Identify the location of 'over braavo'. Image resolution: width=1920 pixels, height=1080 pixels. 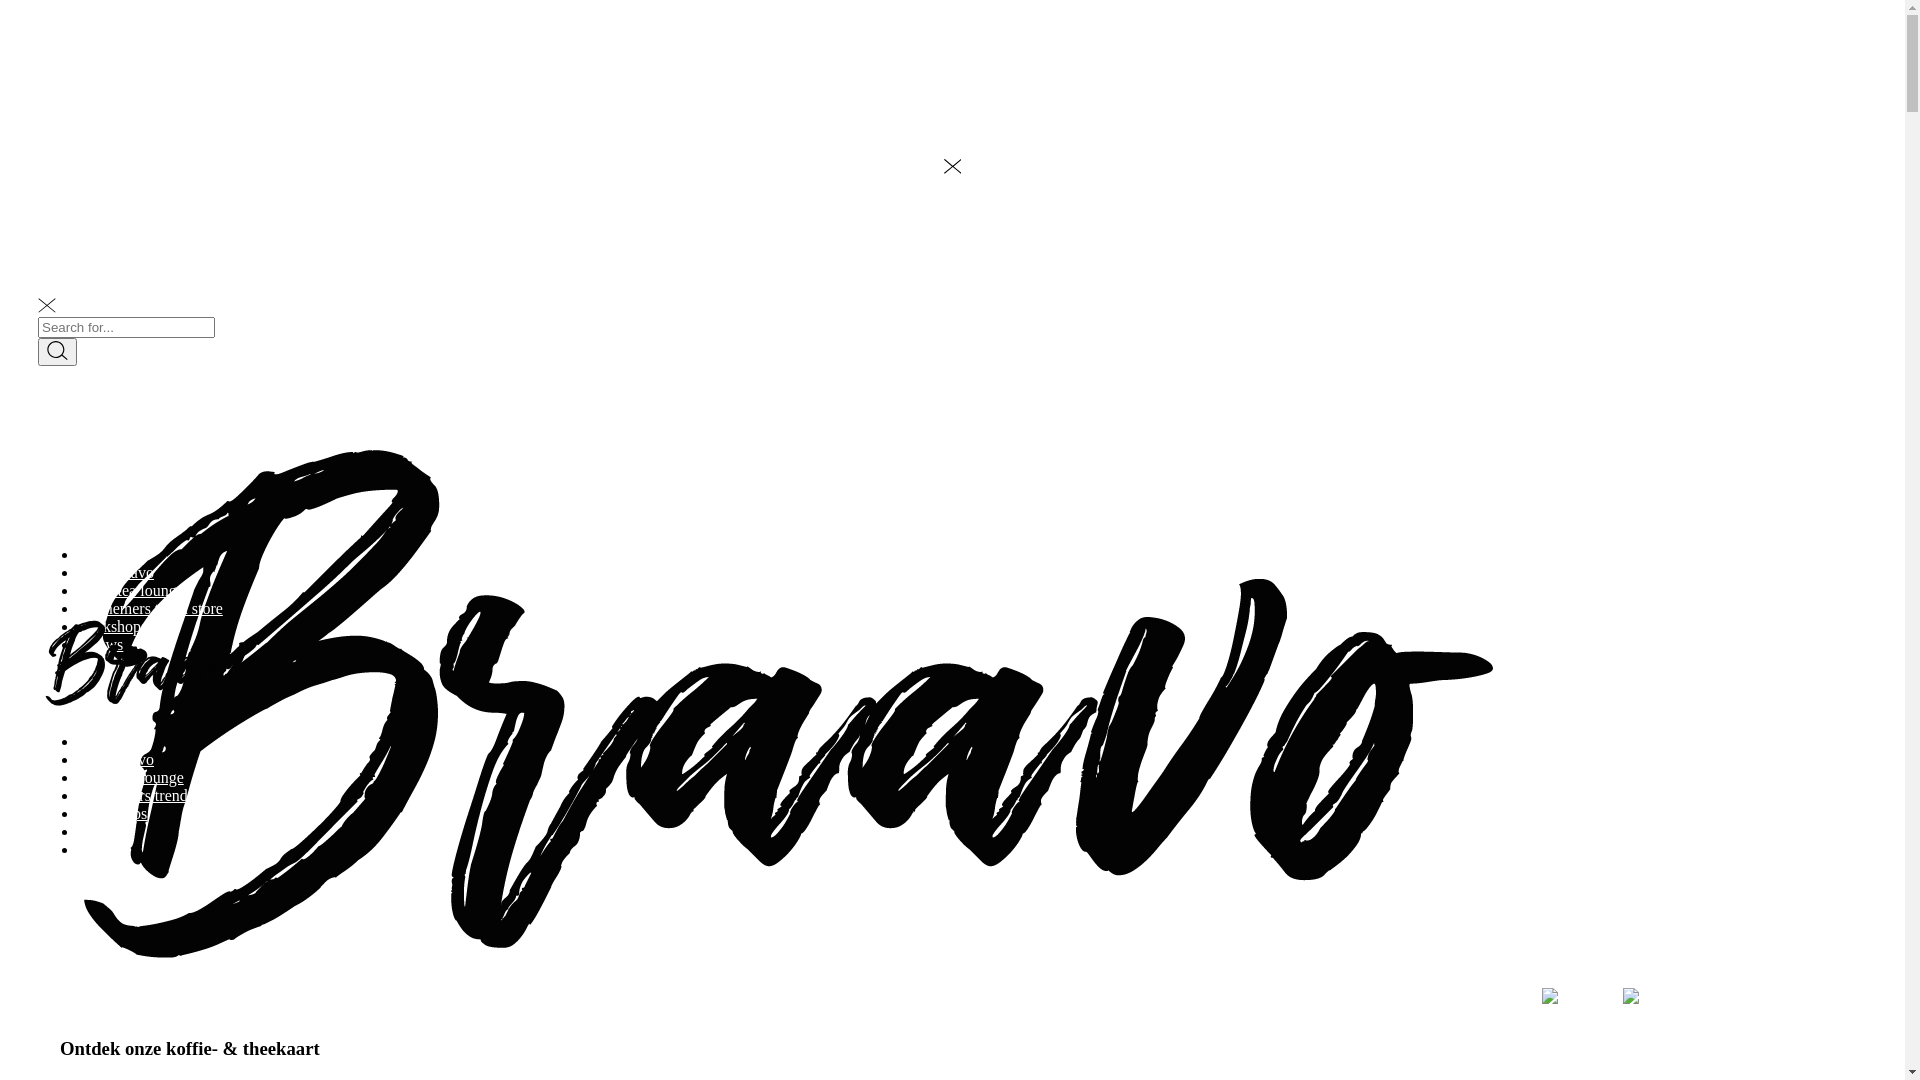
(114, 759).